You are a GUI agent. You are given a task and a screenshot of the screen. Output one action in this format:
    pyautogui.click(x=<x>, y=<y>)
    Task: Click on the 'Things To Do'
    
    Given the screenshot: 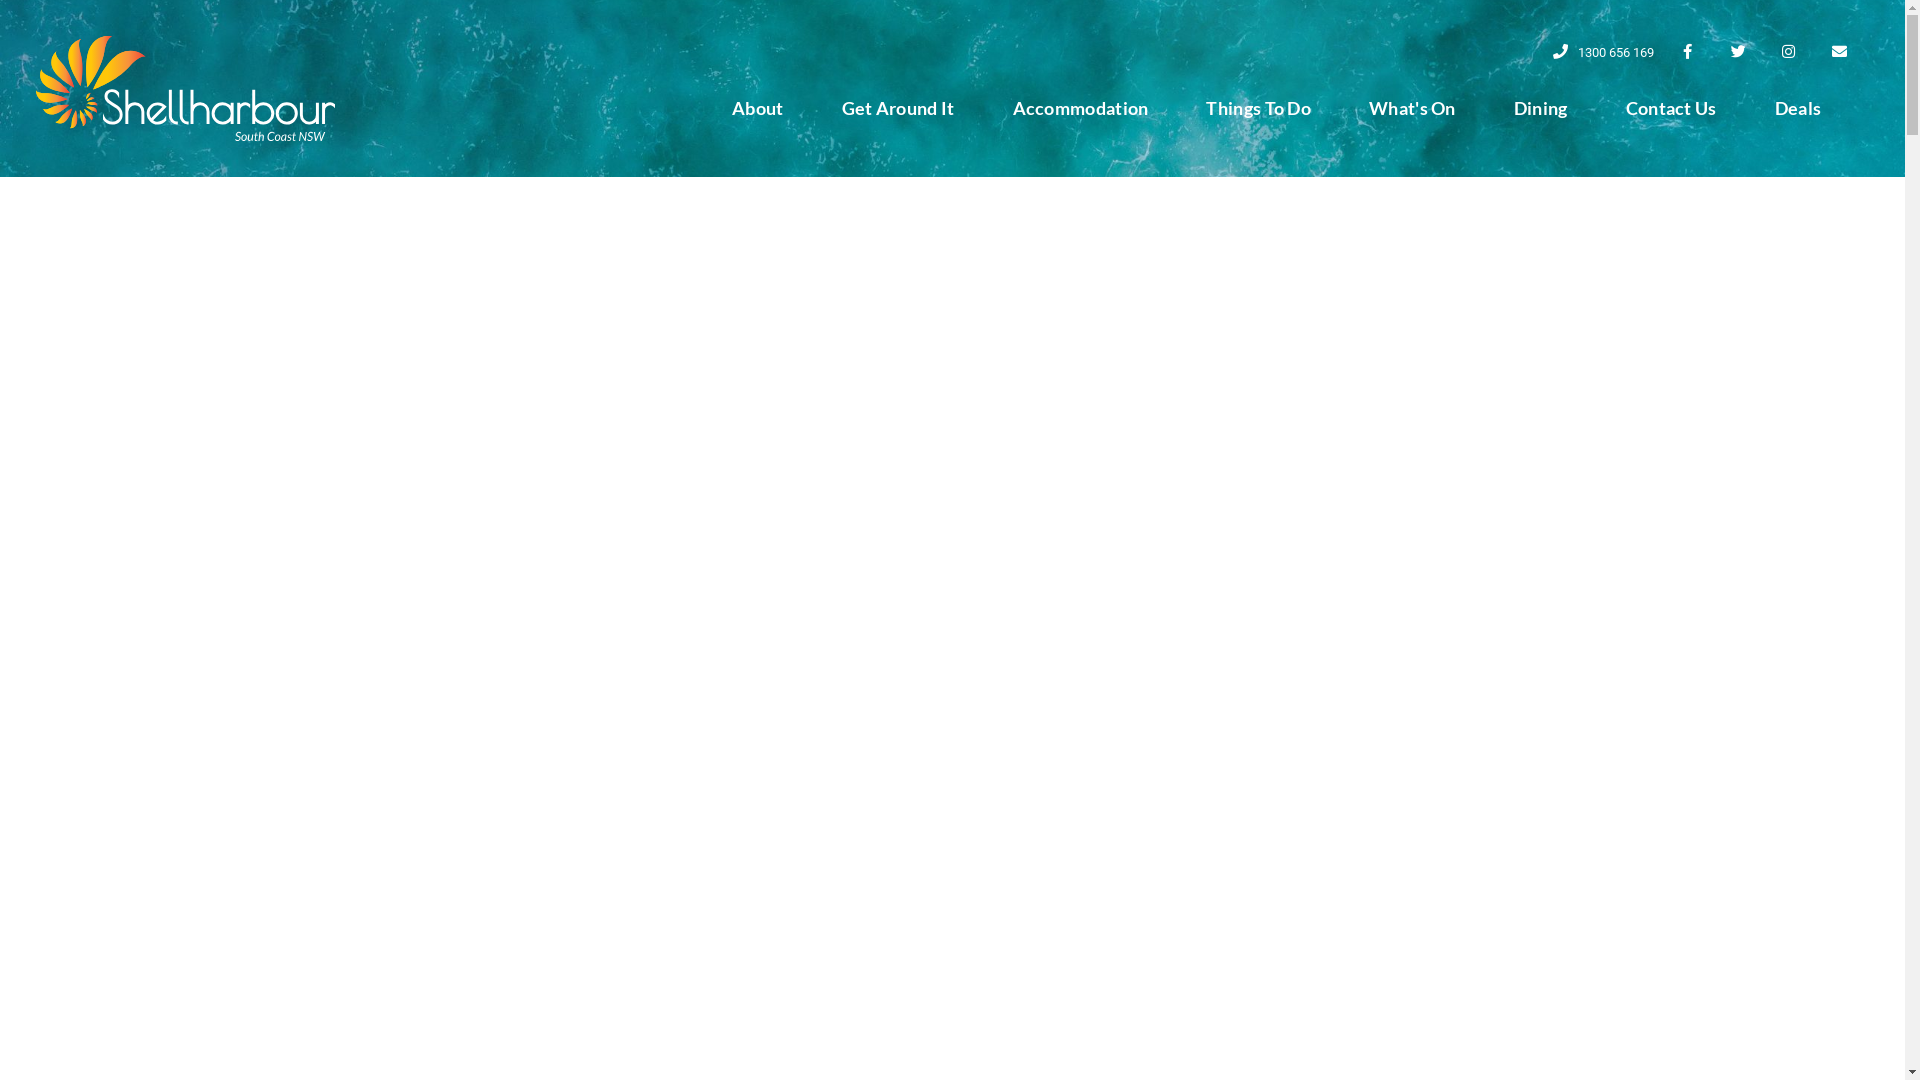 What is the action you would take?
    pyautogui.click(x=1257, y=108)
    